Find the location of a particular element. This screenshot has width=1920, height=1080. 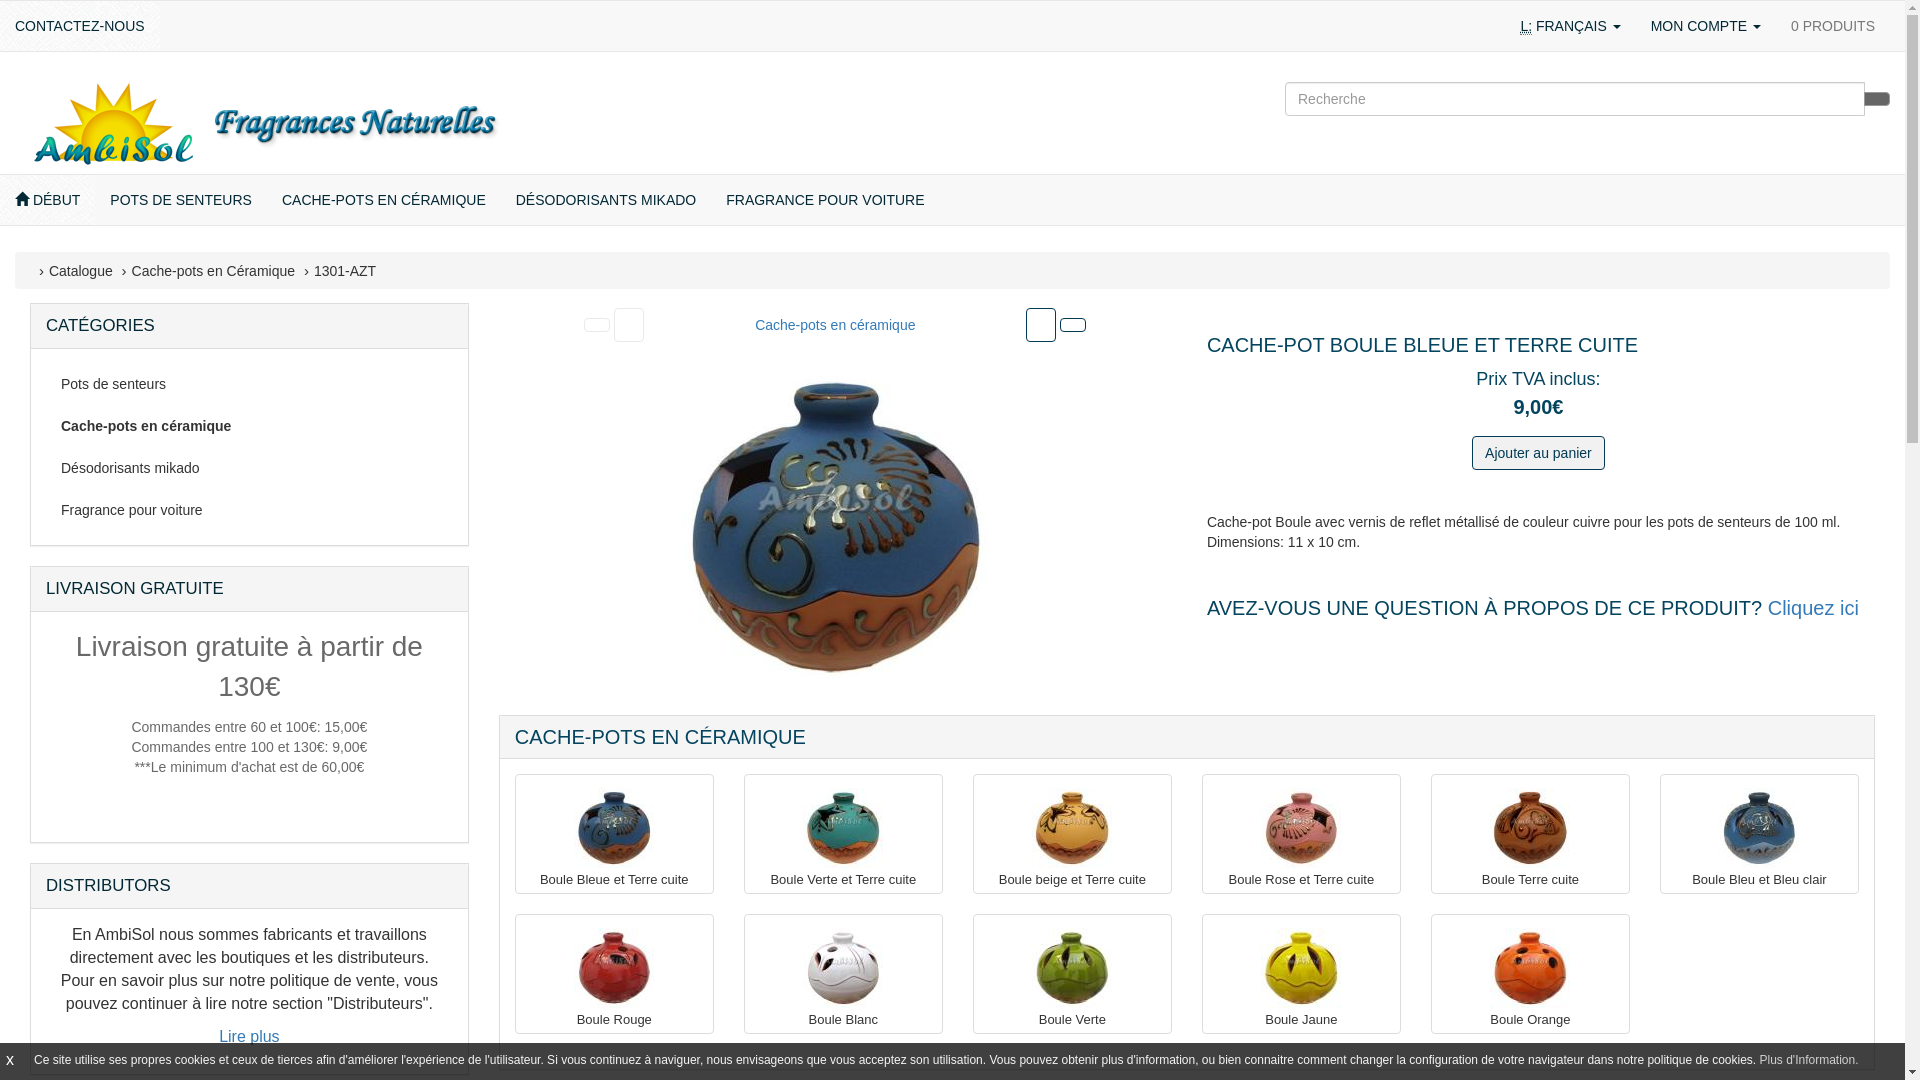

'Cache-pot Boule Bleue et Terre cuite' is located at coordinates (835, 526).